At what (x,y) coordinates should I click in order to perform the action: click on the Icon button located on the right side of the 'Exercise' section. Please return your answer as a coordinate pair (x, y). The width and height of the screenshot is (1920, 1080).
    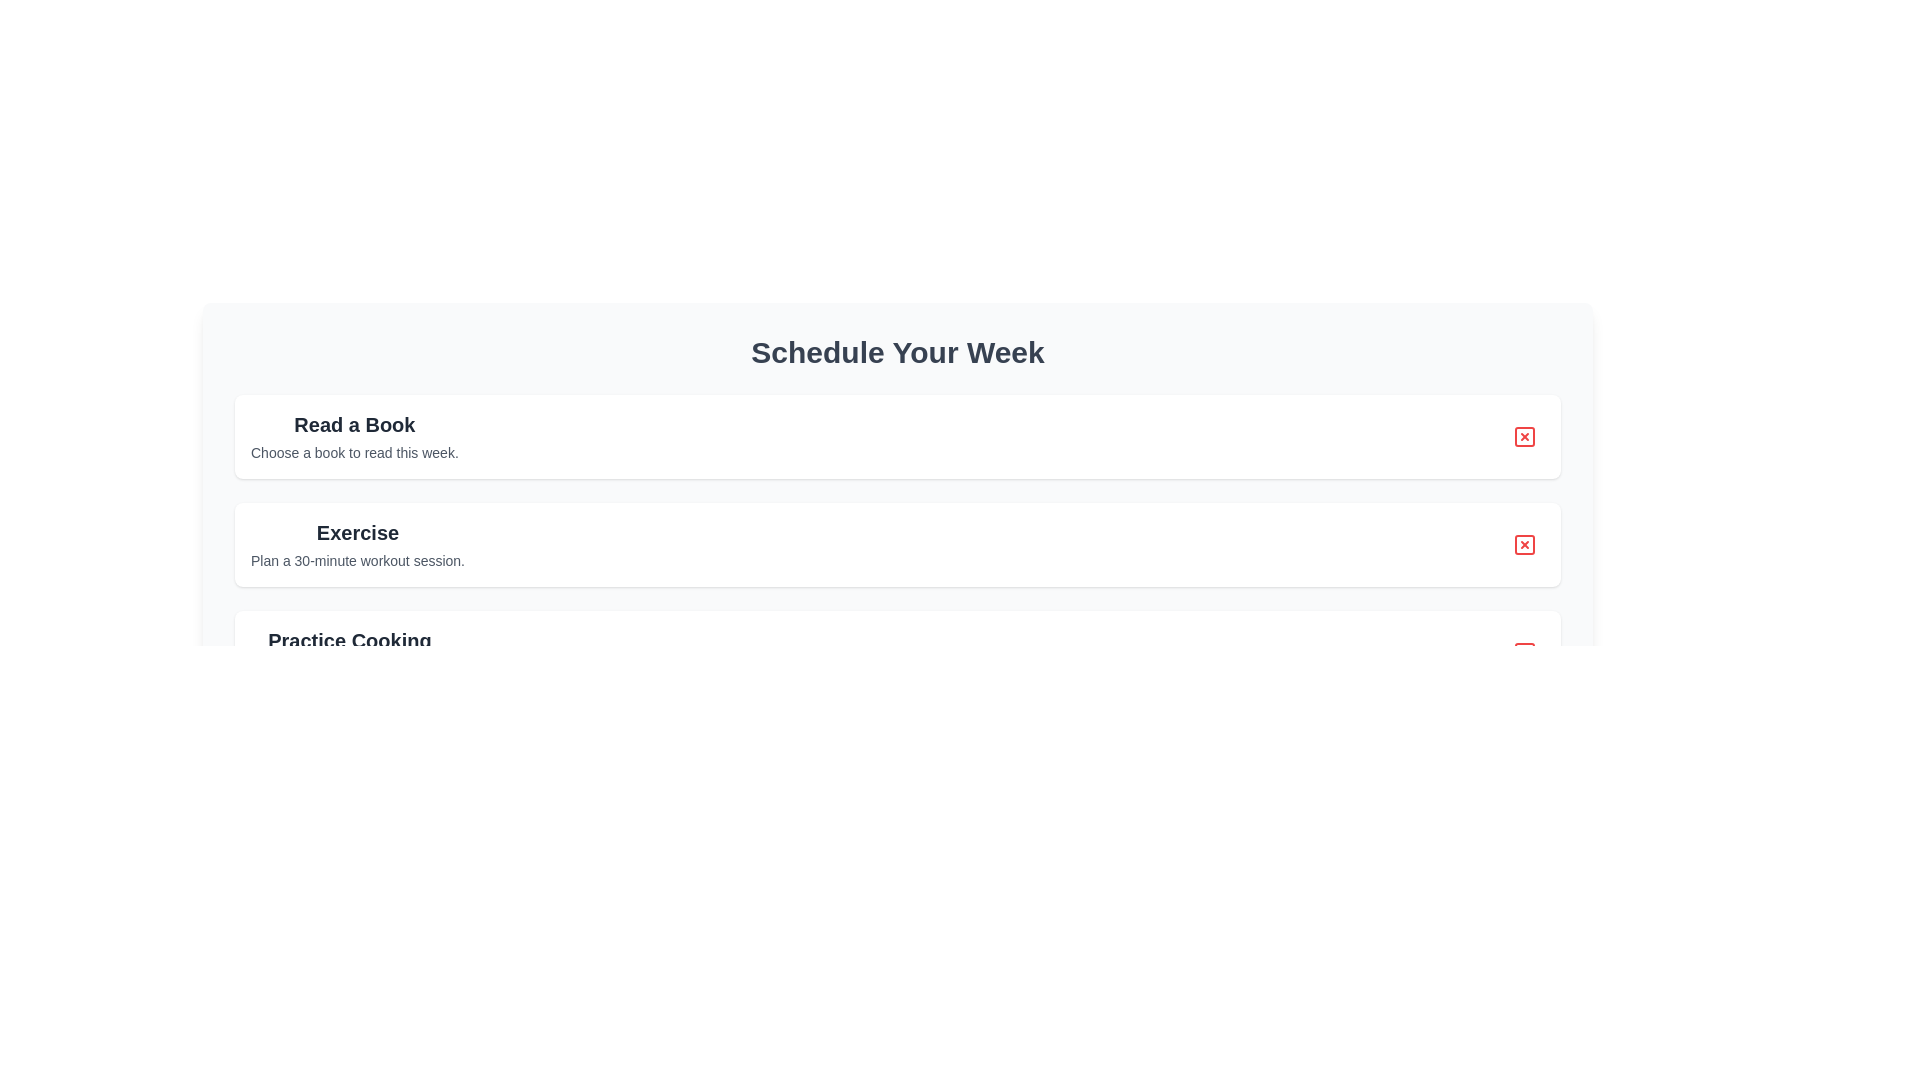
    Looking at the image, I should click on (1524, 544).